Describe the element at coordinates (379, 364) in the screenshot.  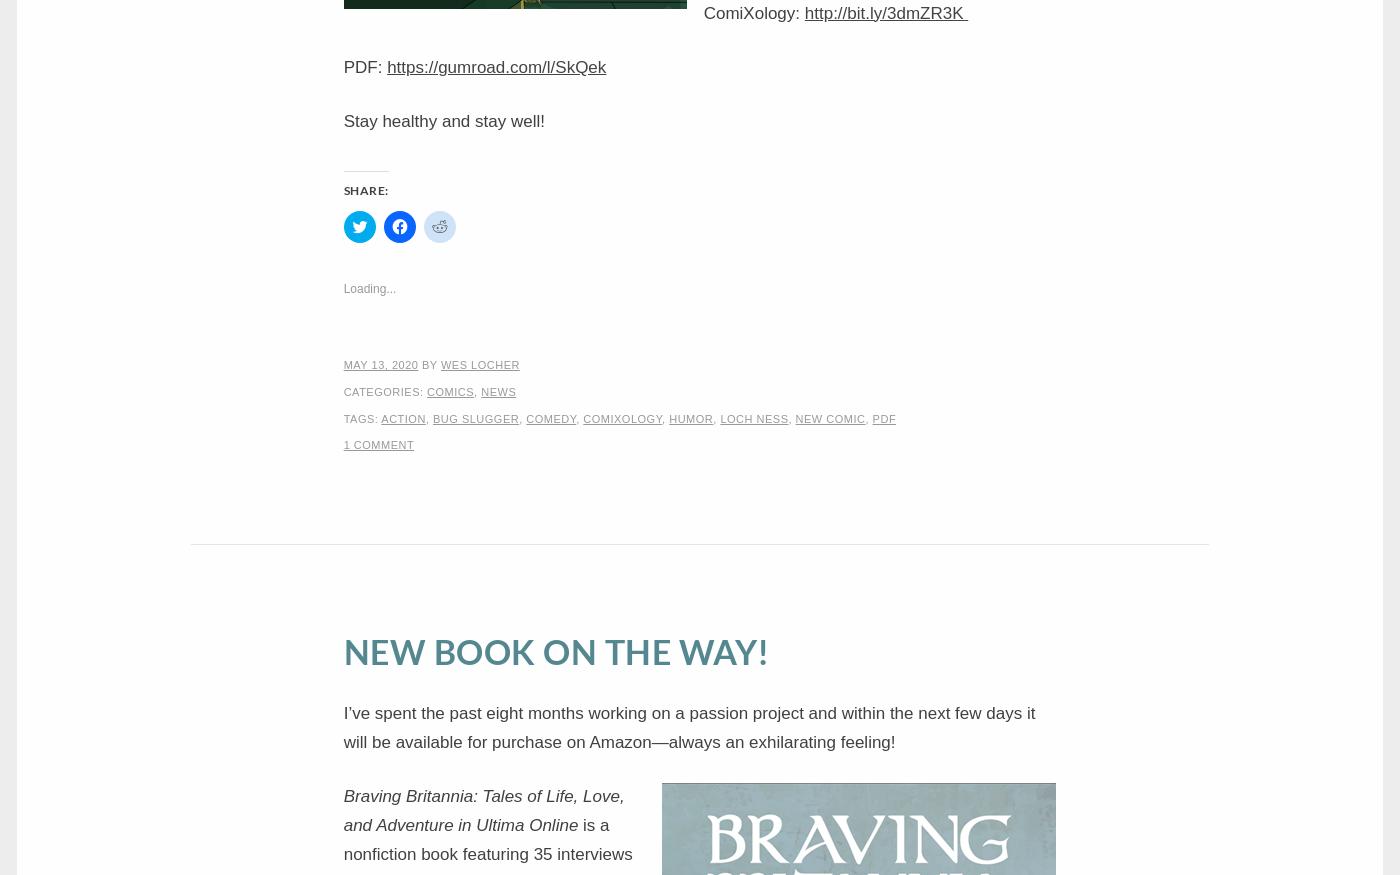
I see `'May 13, 2020'` at that location.